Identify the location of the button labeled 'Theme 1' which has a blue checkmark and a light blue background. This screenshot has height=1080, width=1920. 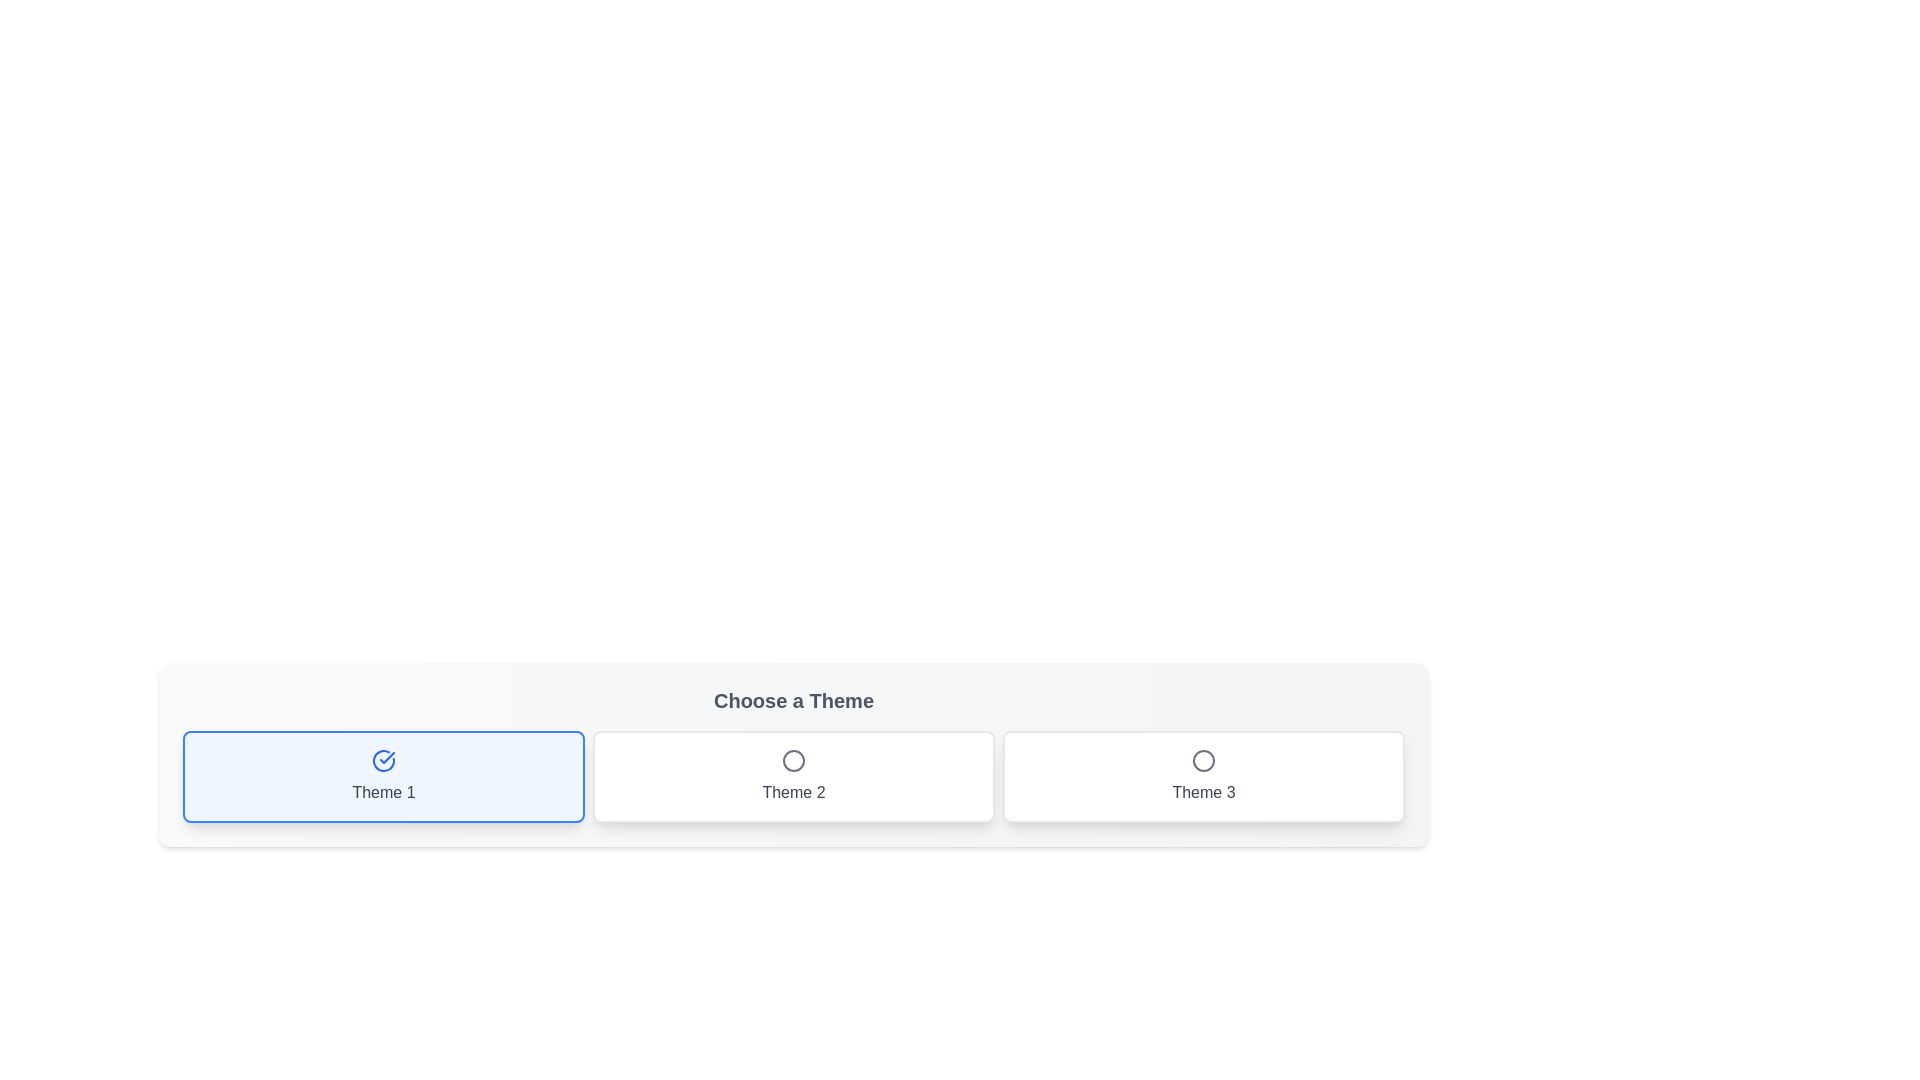
(384, 775).